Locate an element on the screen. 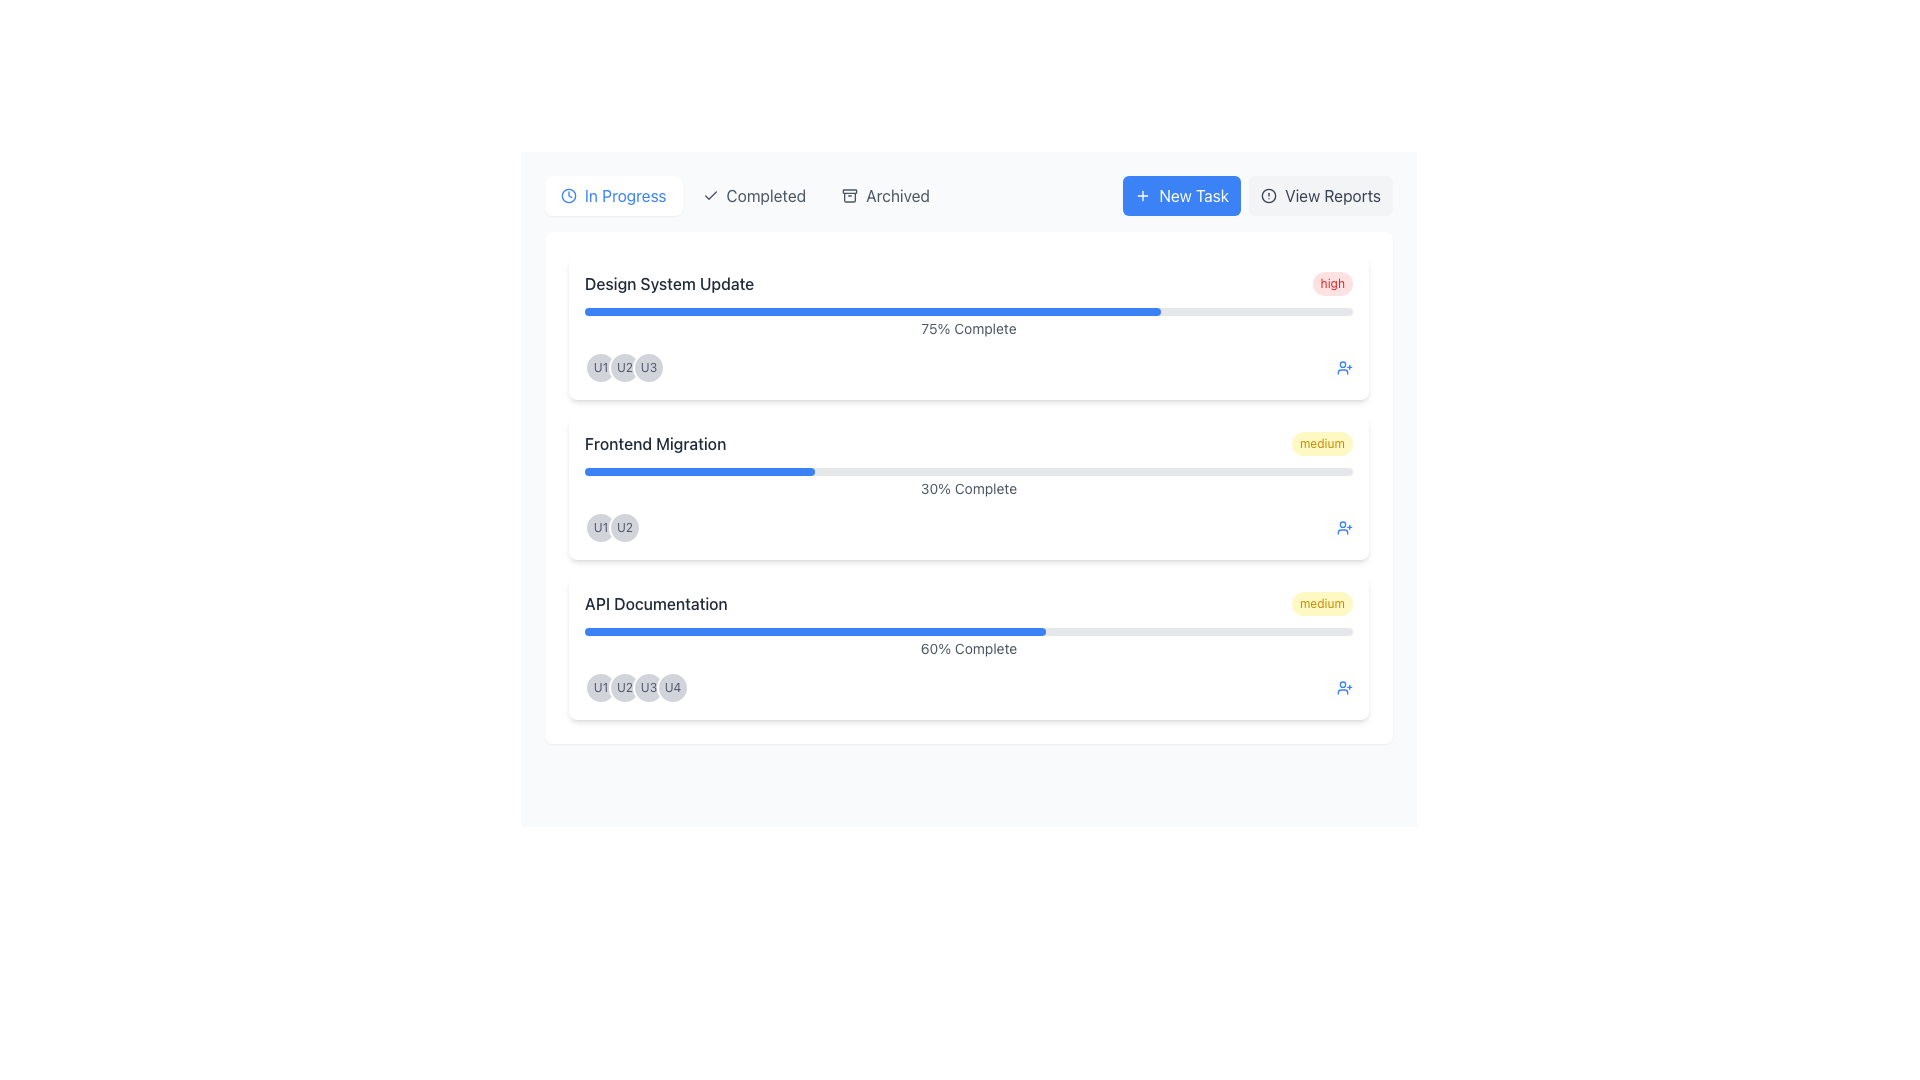 The height and width of the screenshot is (1080, 1920). state indicated by the status label located to the right of the 'Frontend Migration' text, which signifies priority or importance level is located at coordinates (1322, 442).